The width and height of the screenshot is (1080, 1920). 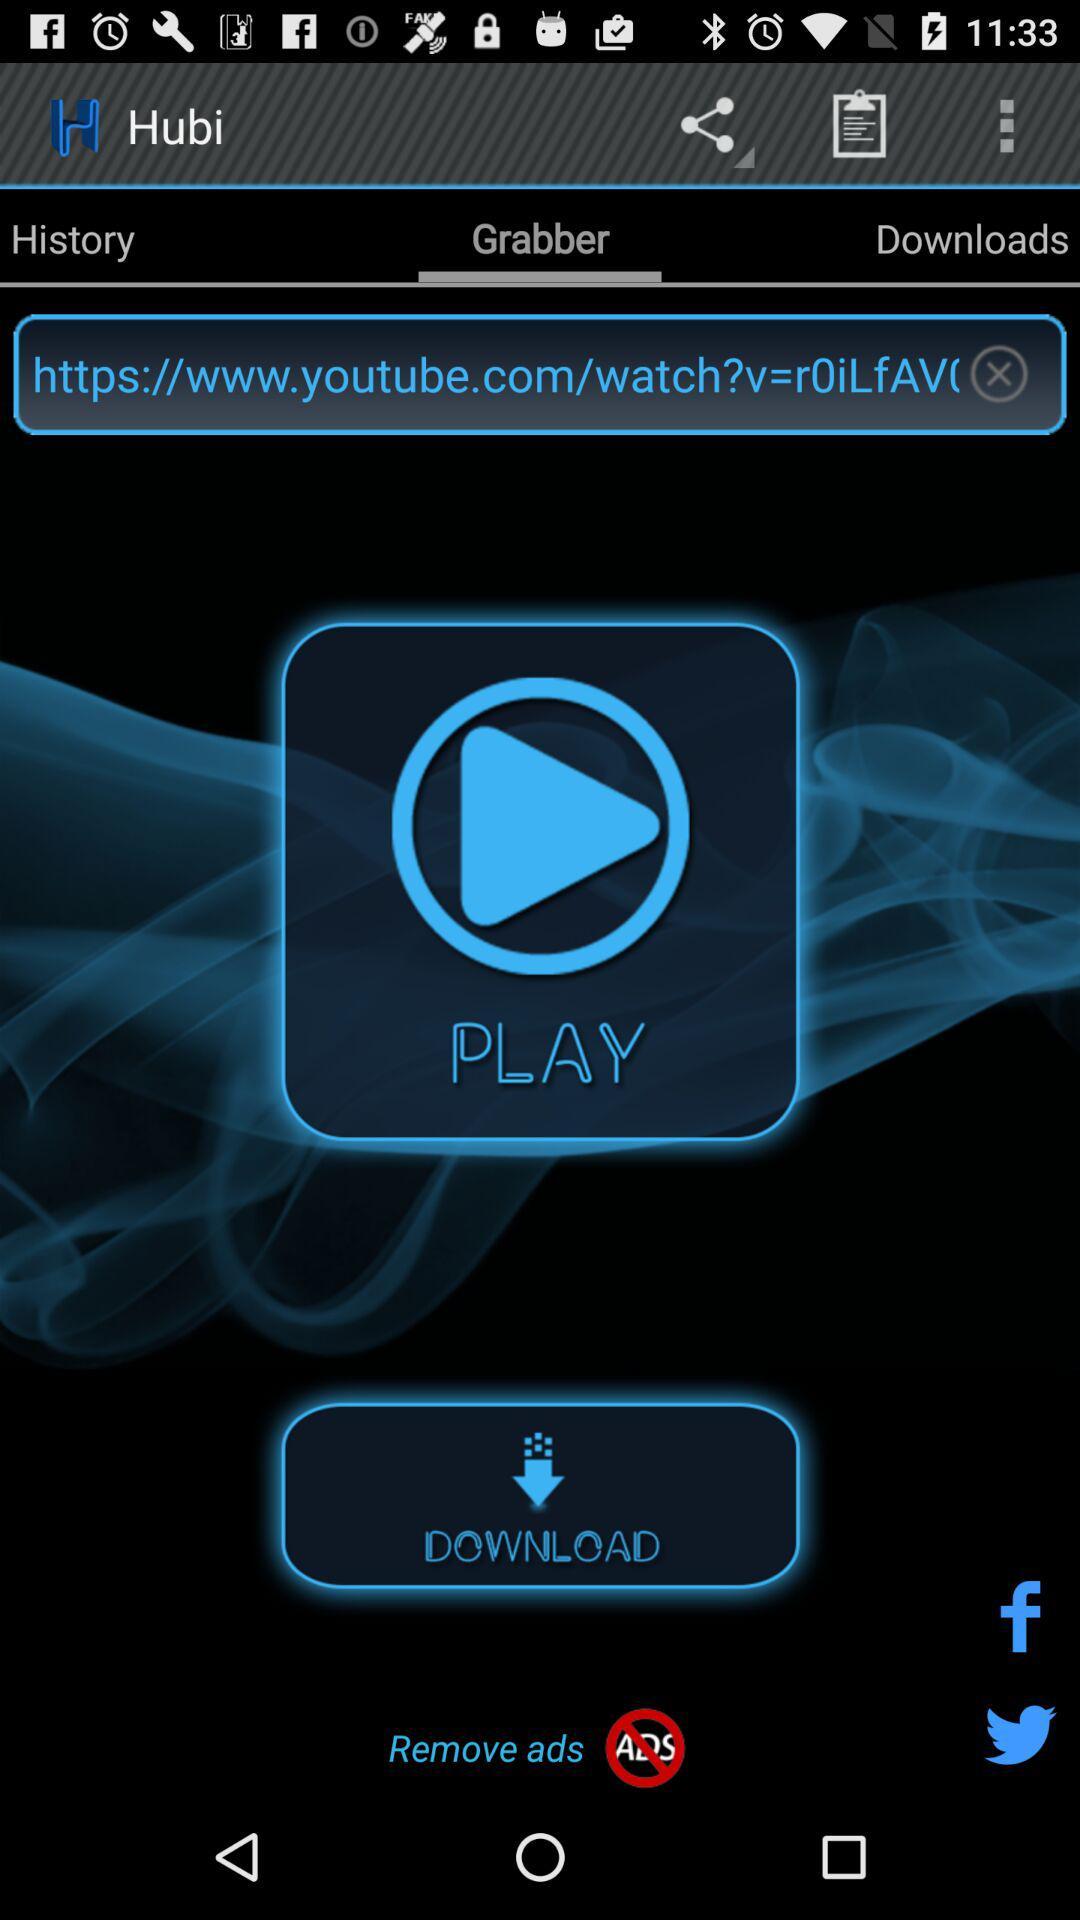 What do you see at coordinates (540, 880) in the screenshot?
I see `the audio play` at bounding box center [540, 880].